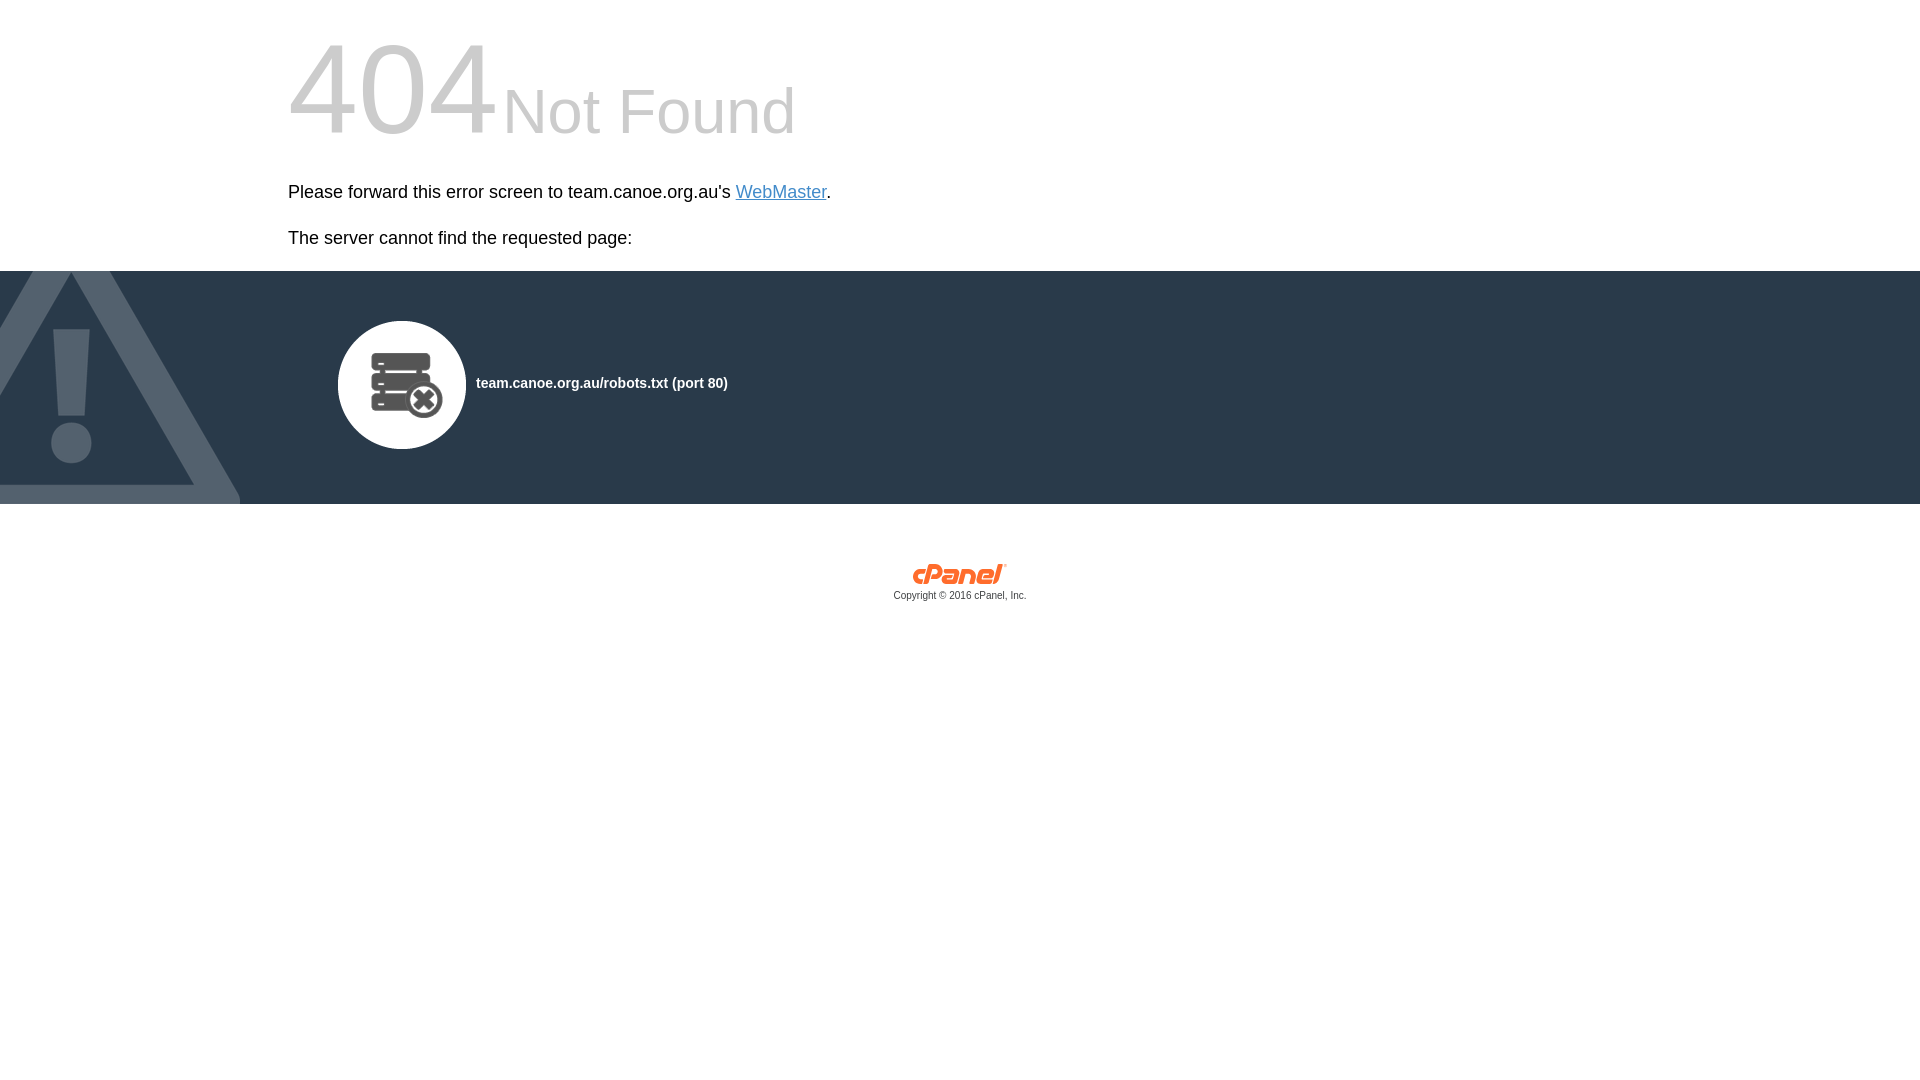 The image size is (1920, 1080). What do you see at coordinates (780, 192) in the screenshot?
I see `'WebMaster'` at bounding box center [780, 192].